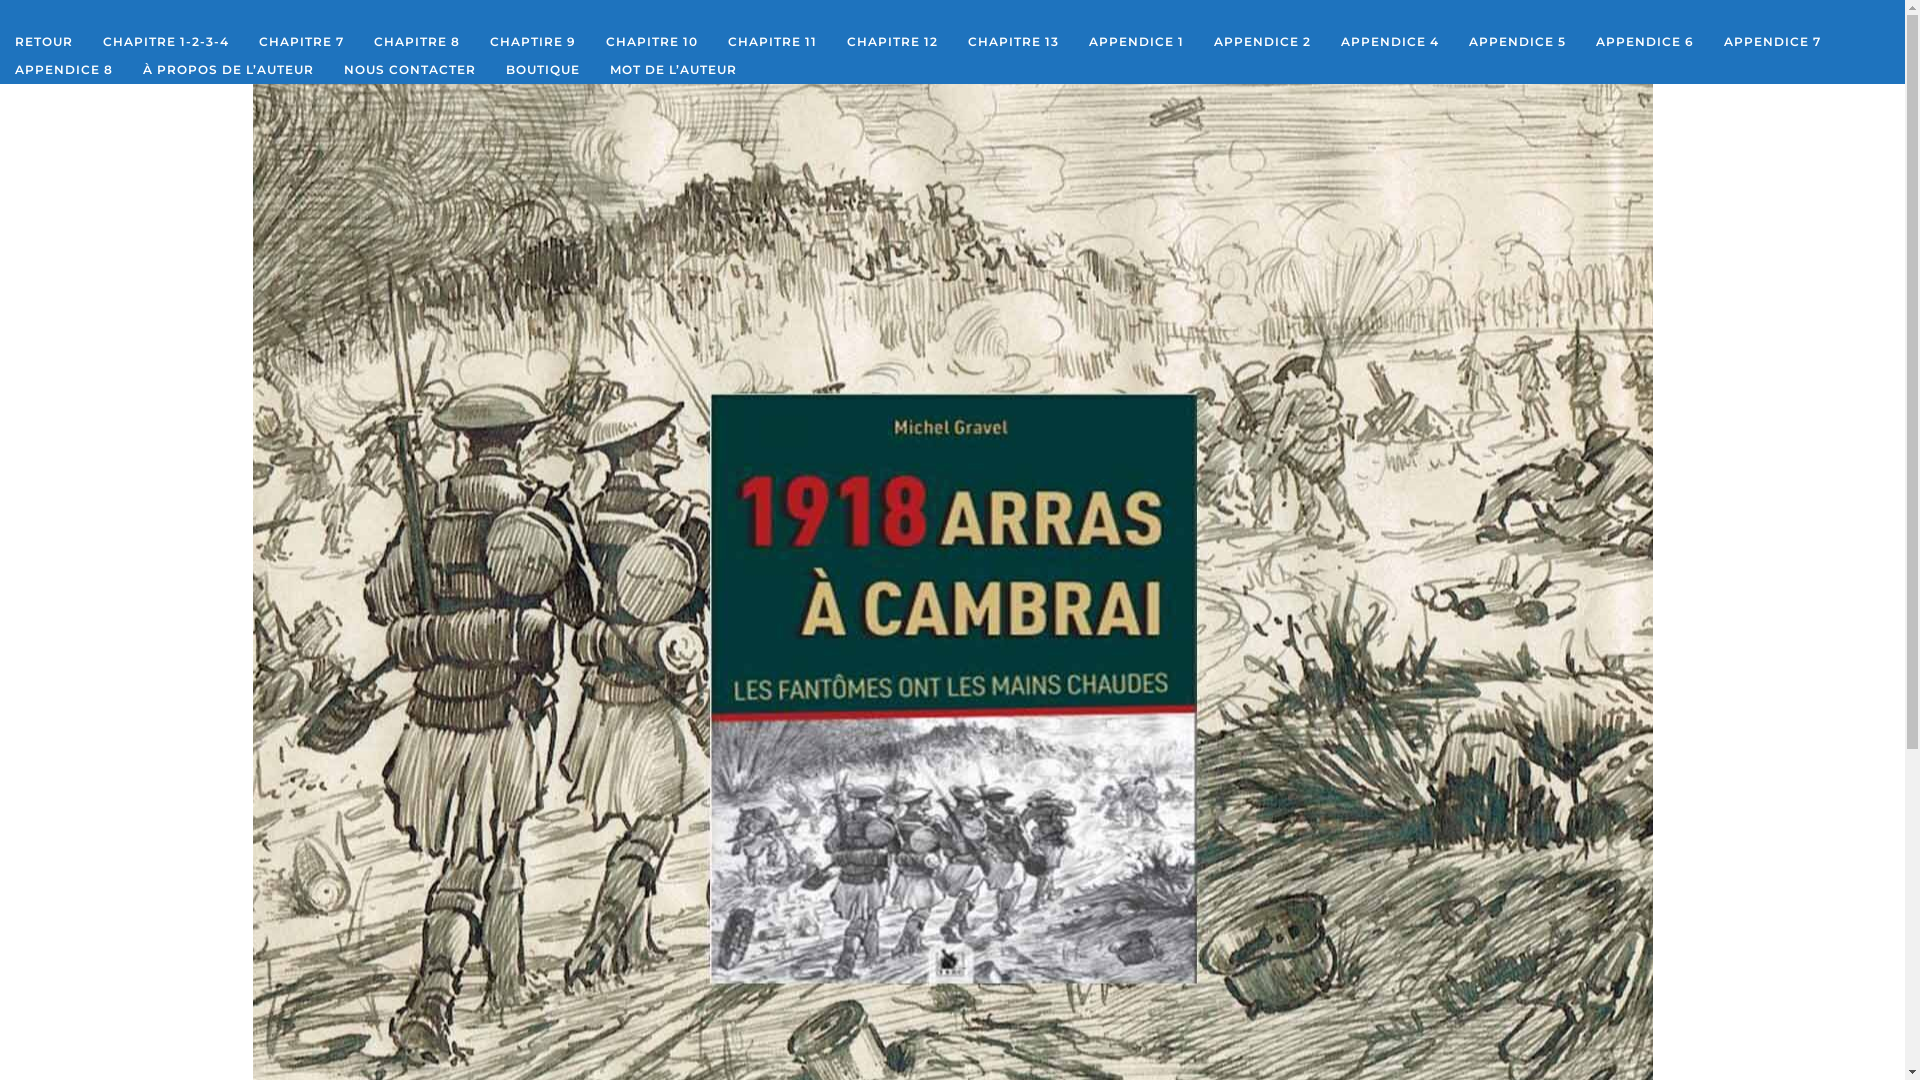  I want to click on 'APPENDICE 8', so click(0, 68).